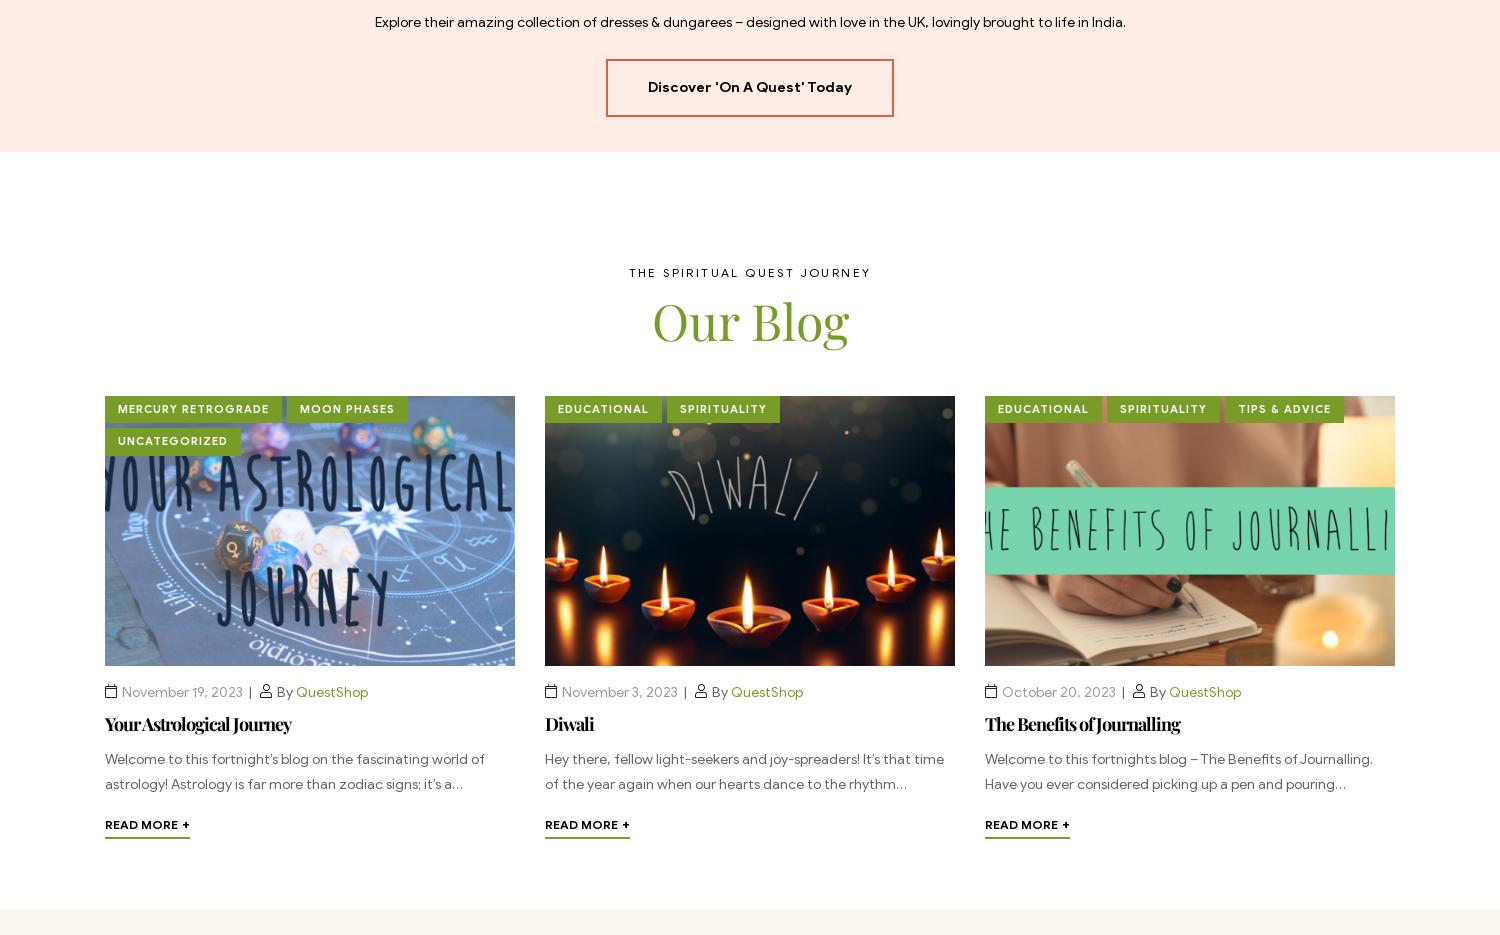 This screenshot has height=935, width=1500. What do you see at coordinates (197, 722) in the screenshot?
I see `'Your Astrological Journey'` at bounding box center [197, 722].